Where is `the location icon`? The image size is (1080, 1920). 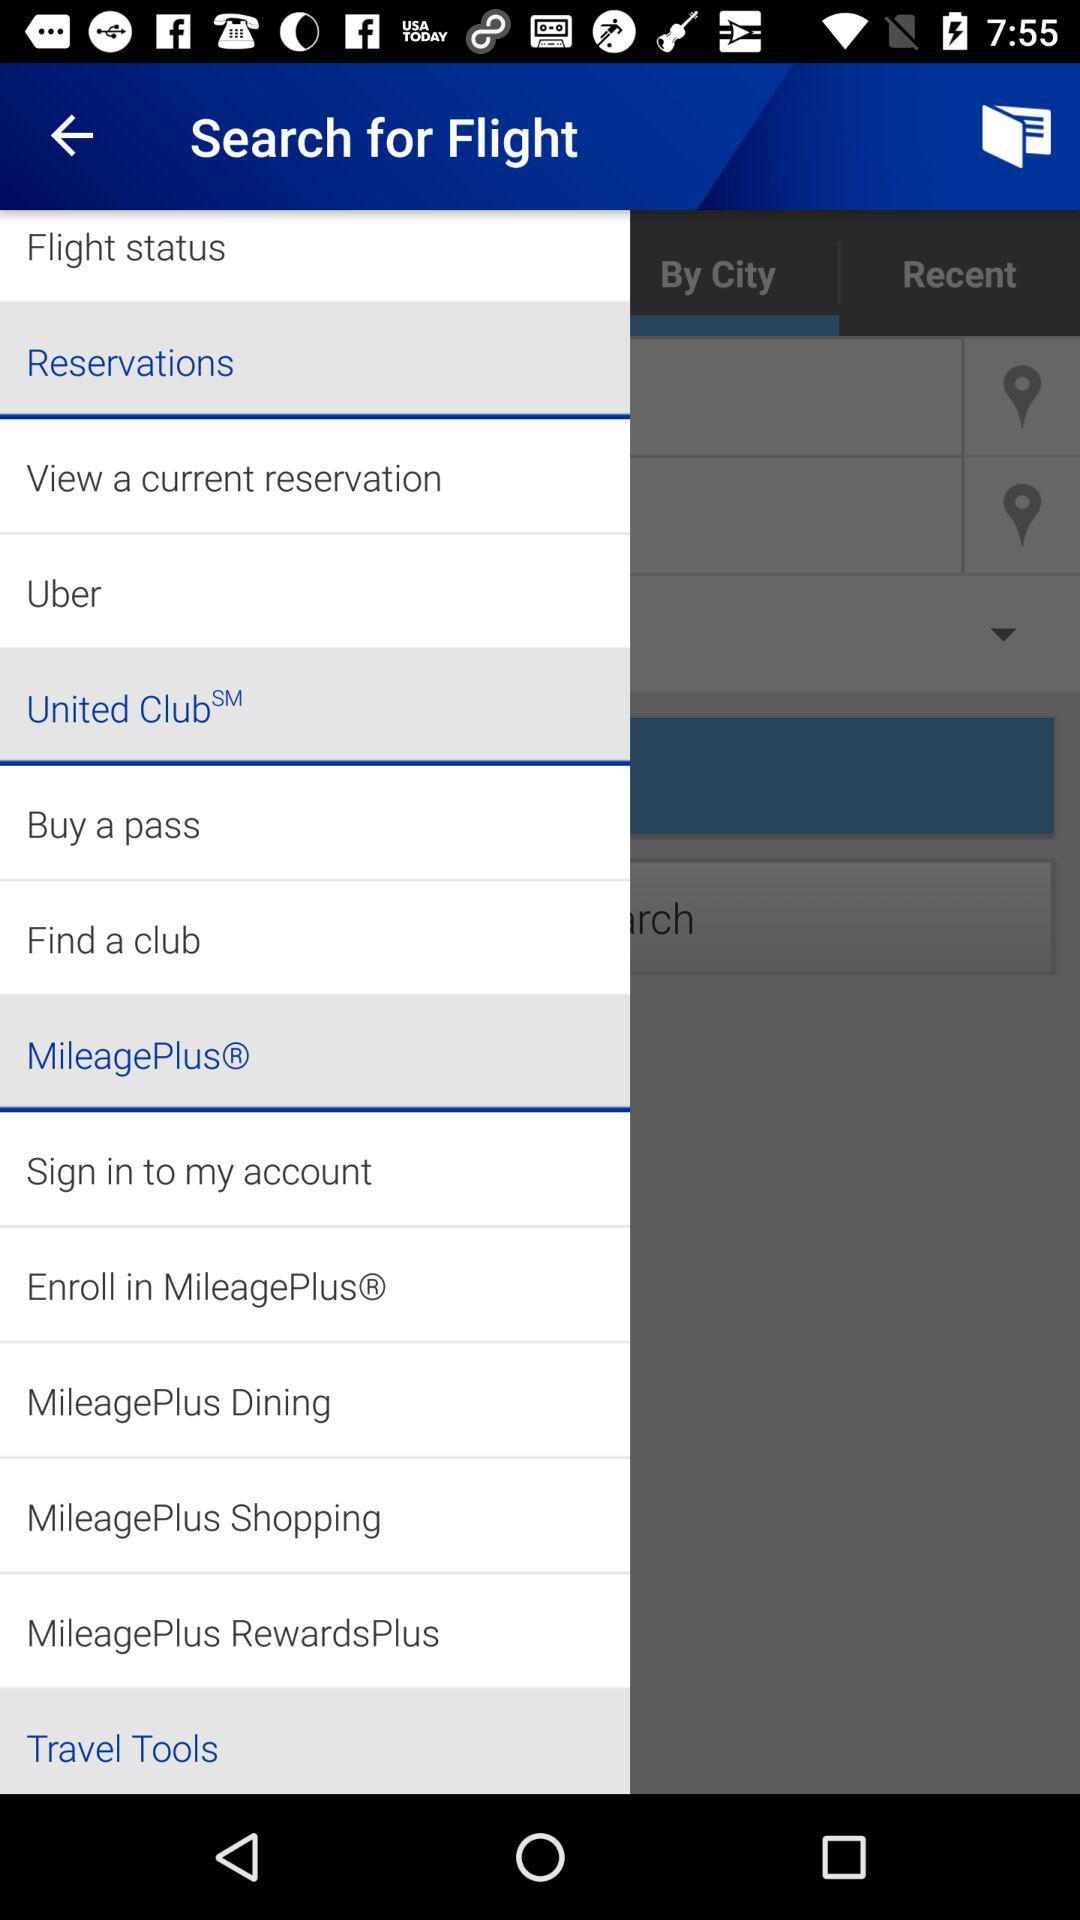 the location icon is located at coordinates (1022, 515).